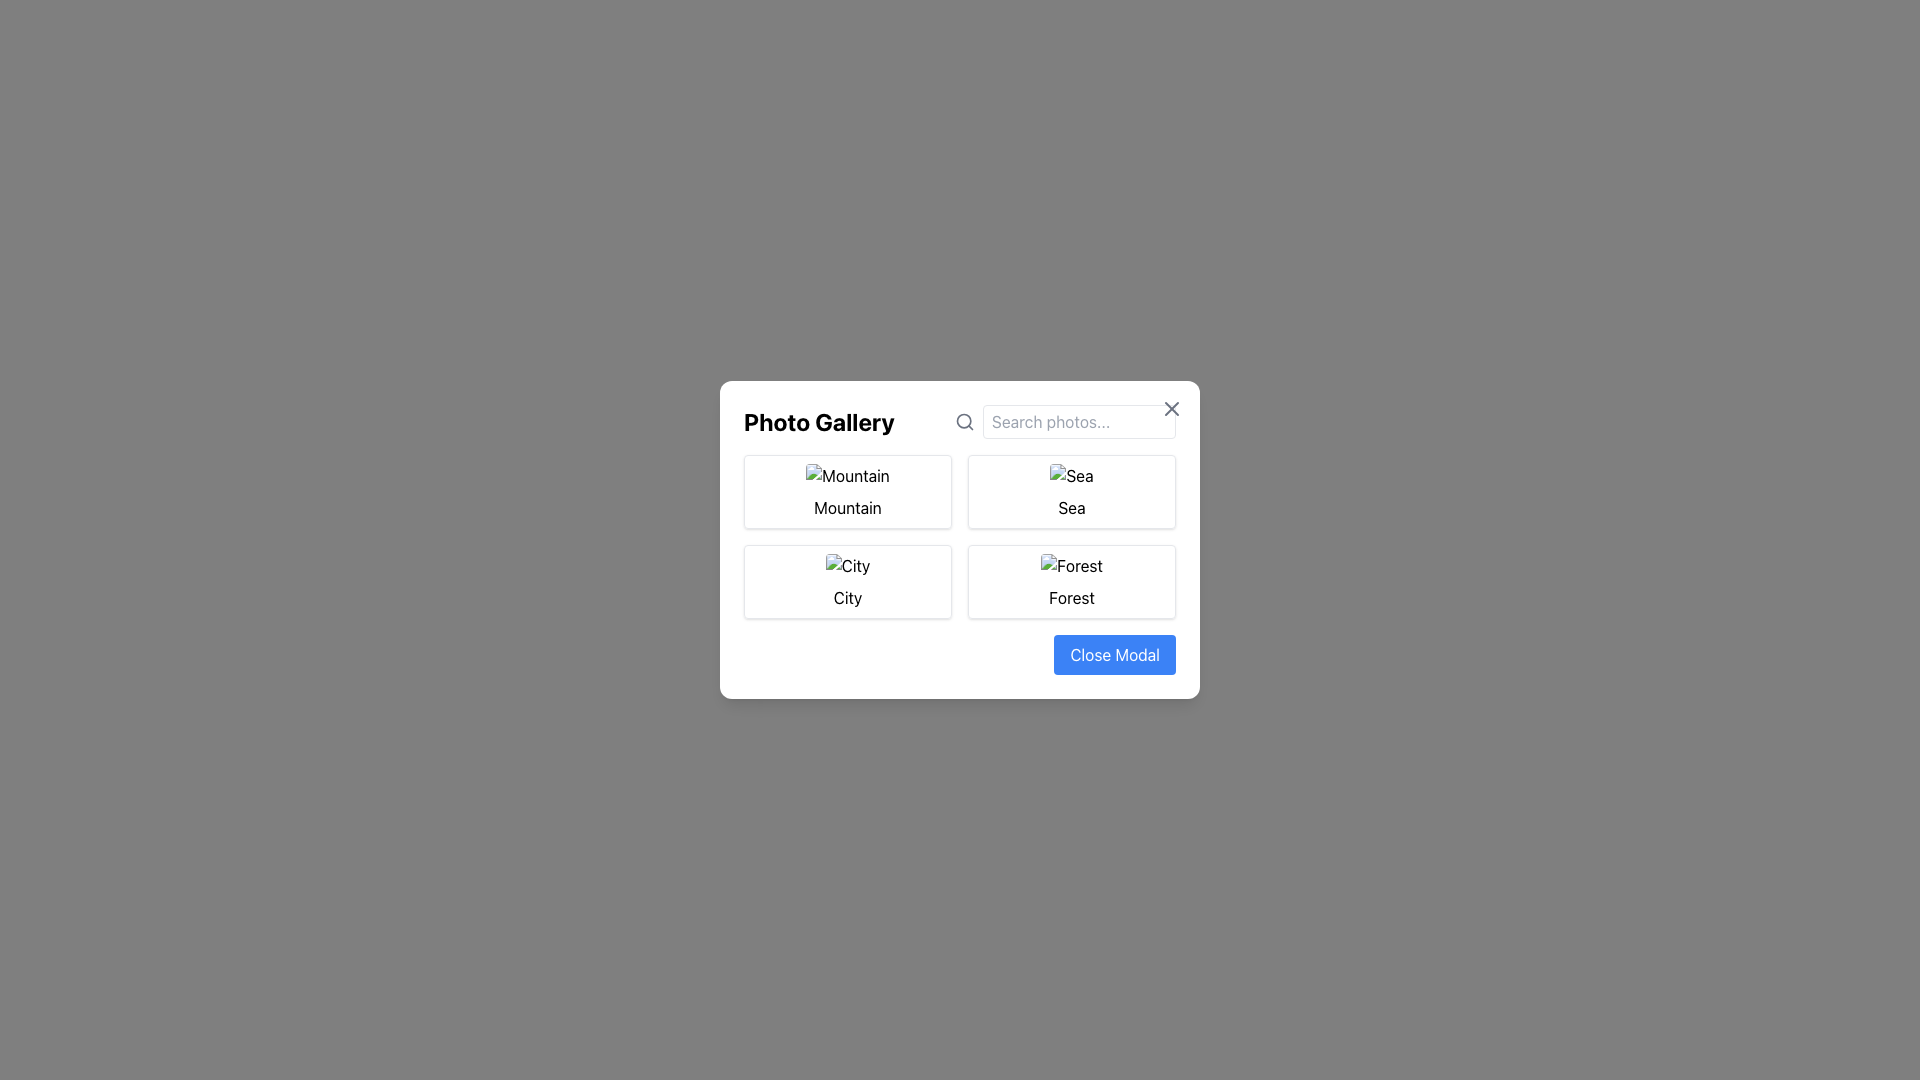  What do you see at coordinates (848, 582) in the screenshot?
I see `the 'City' card in the grid layout` at bounding box center [848, 582].